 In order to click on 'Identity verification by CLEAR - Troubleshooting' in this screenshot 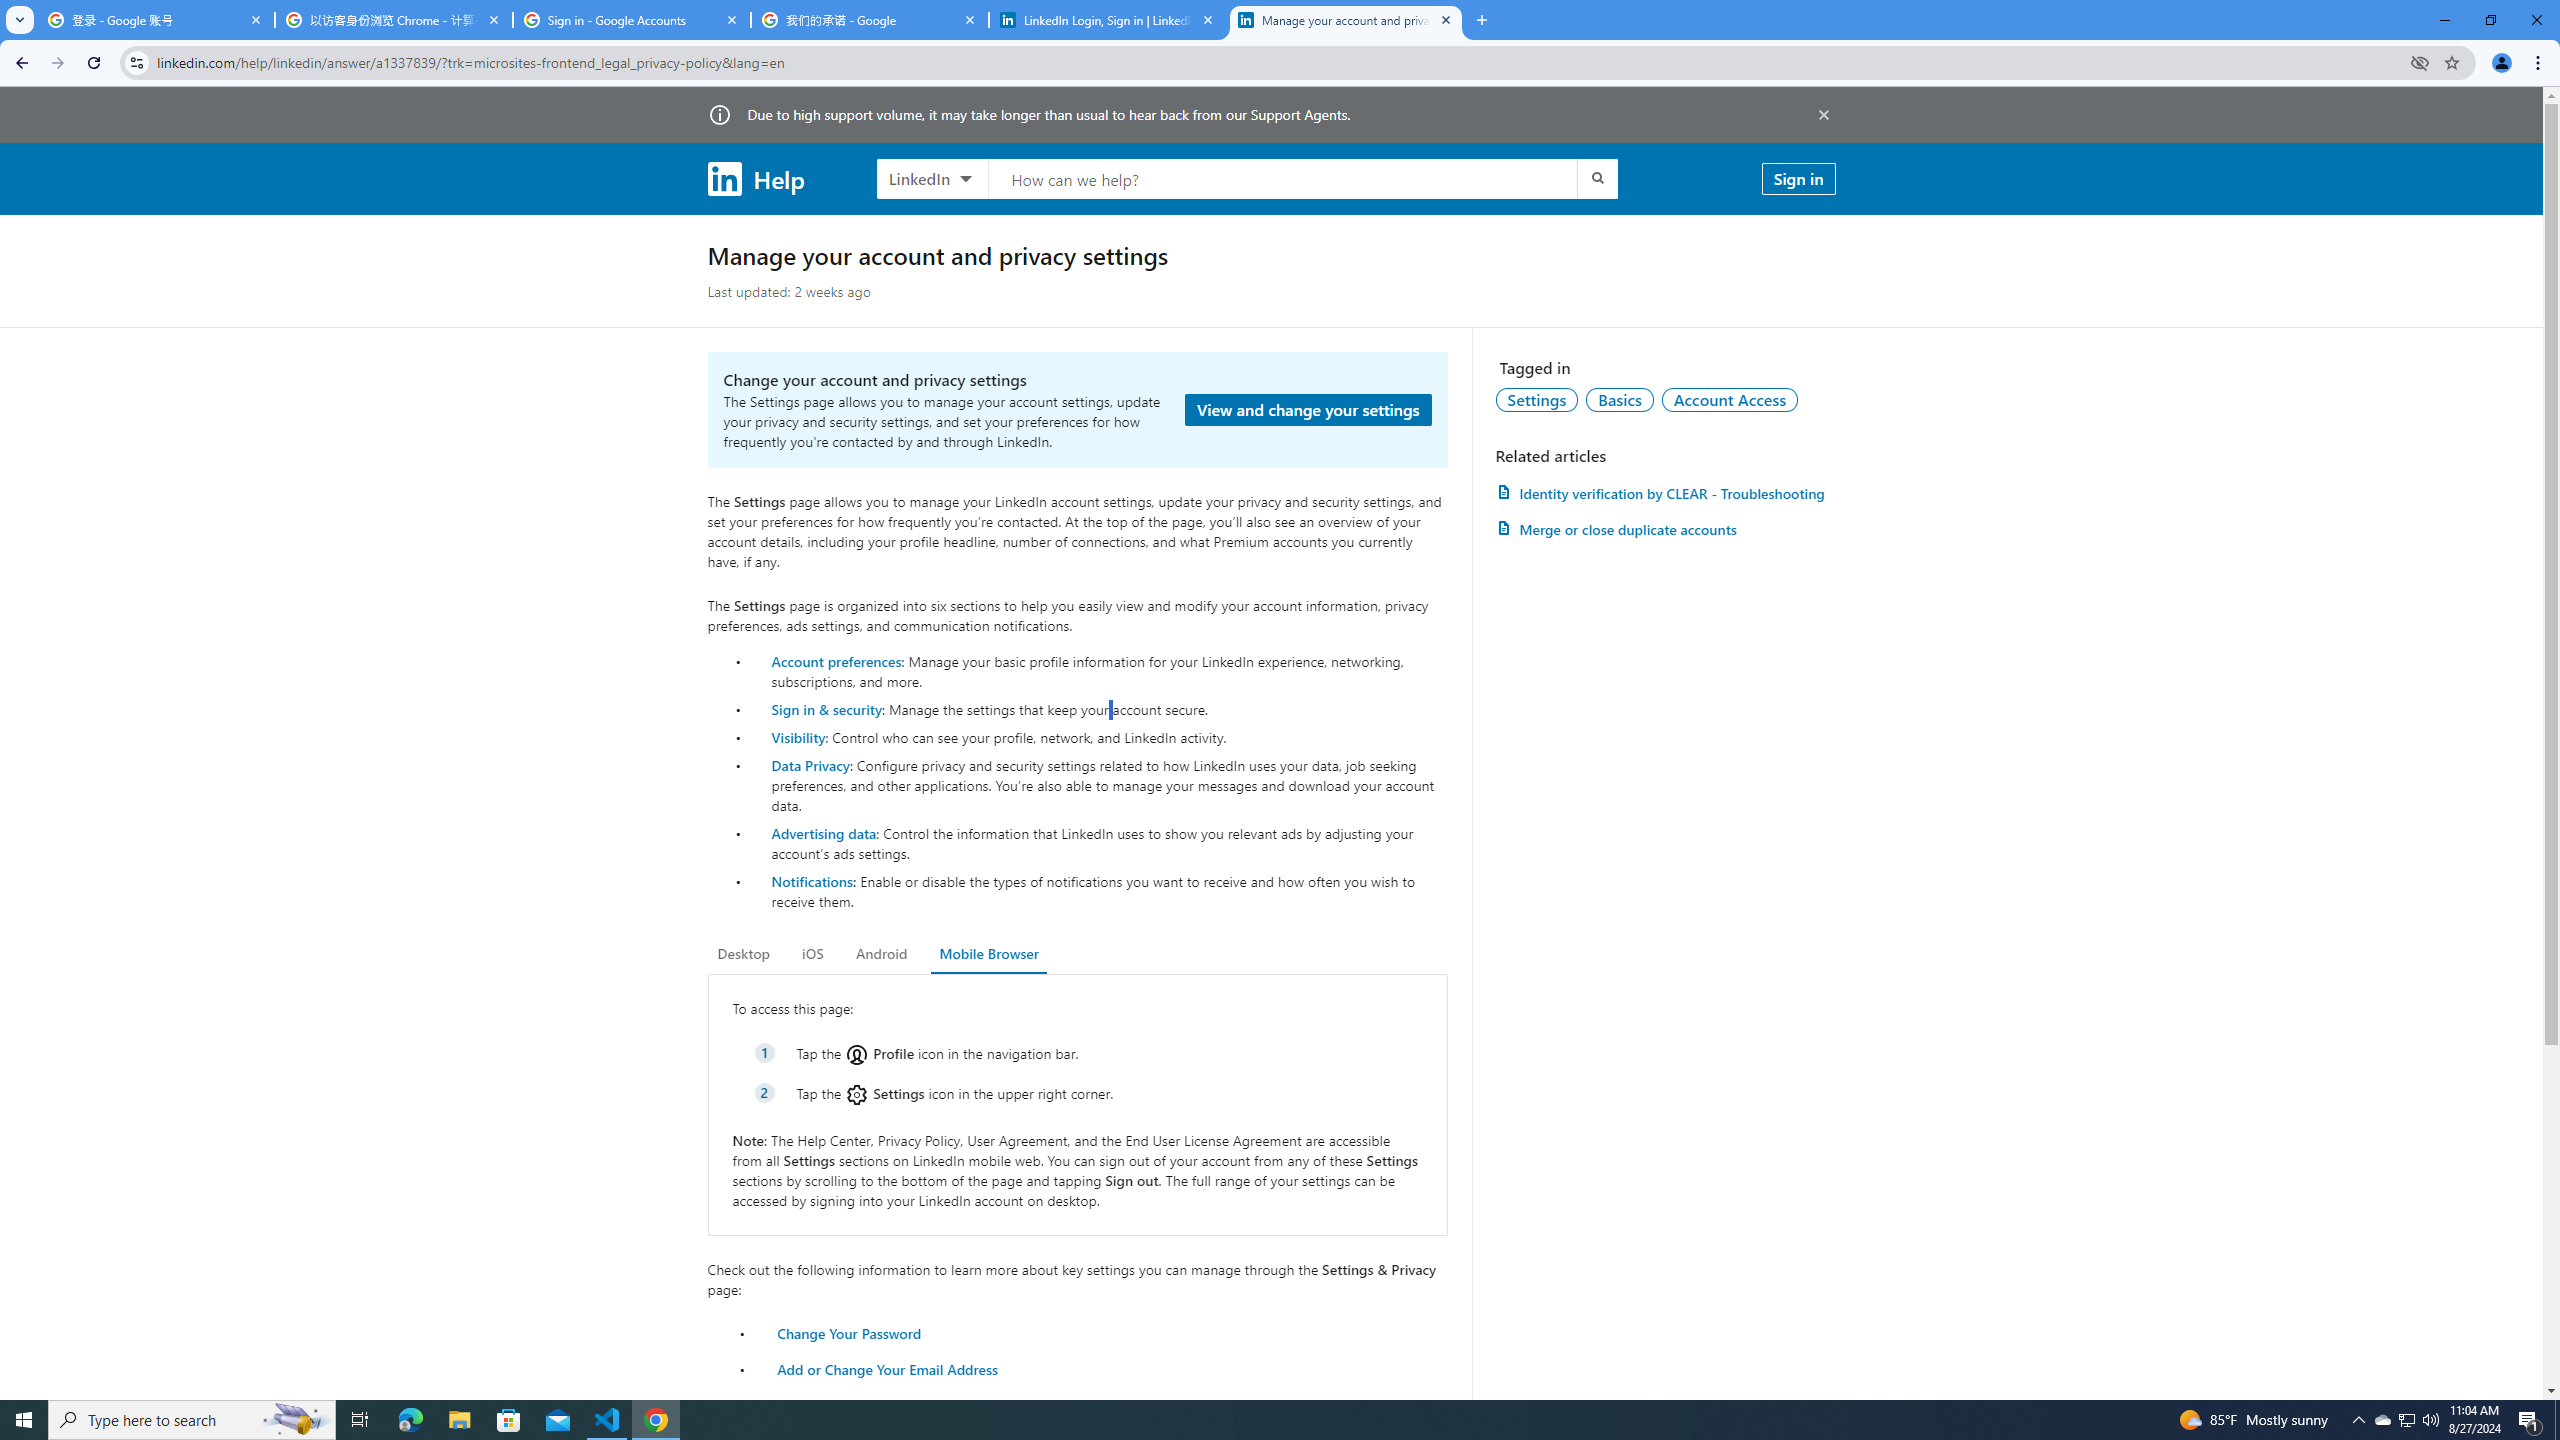, I will do `click(1664, 493)`.